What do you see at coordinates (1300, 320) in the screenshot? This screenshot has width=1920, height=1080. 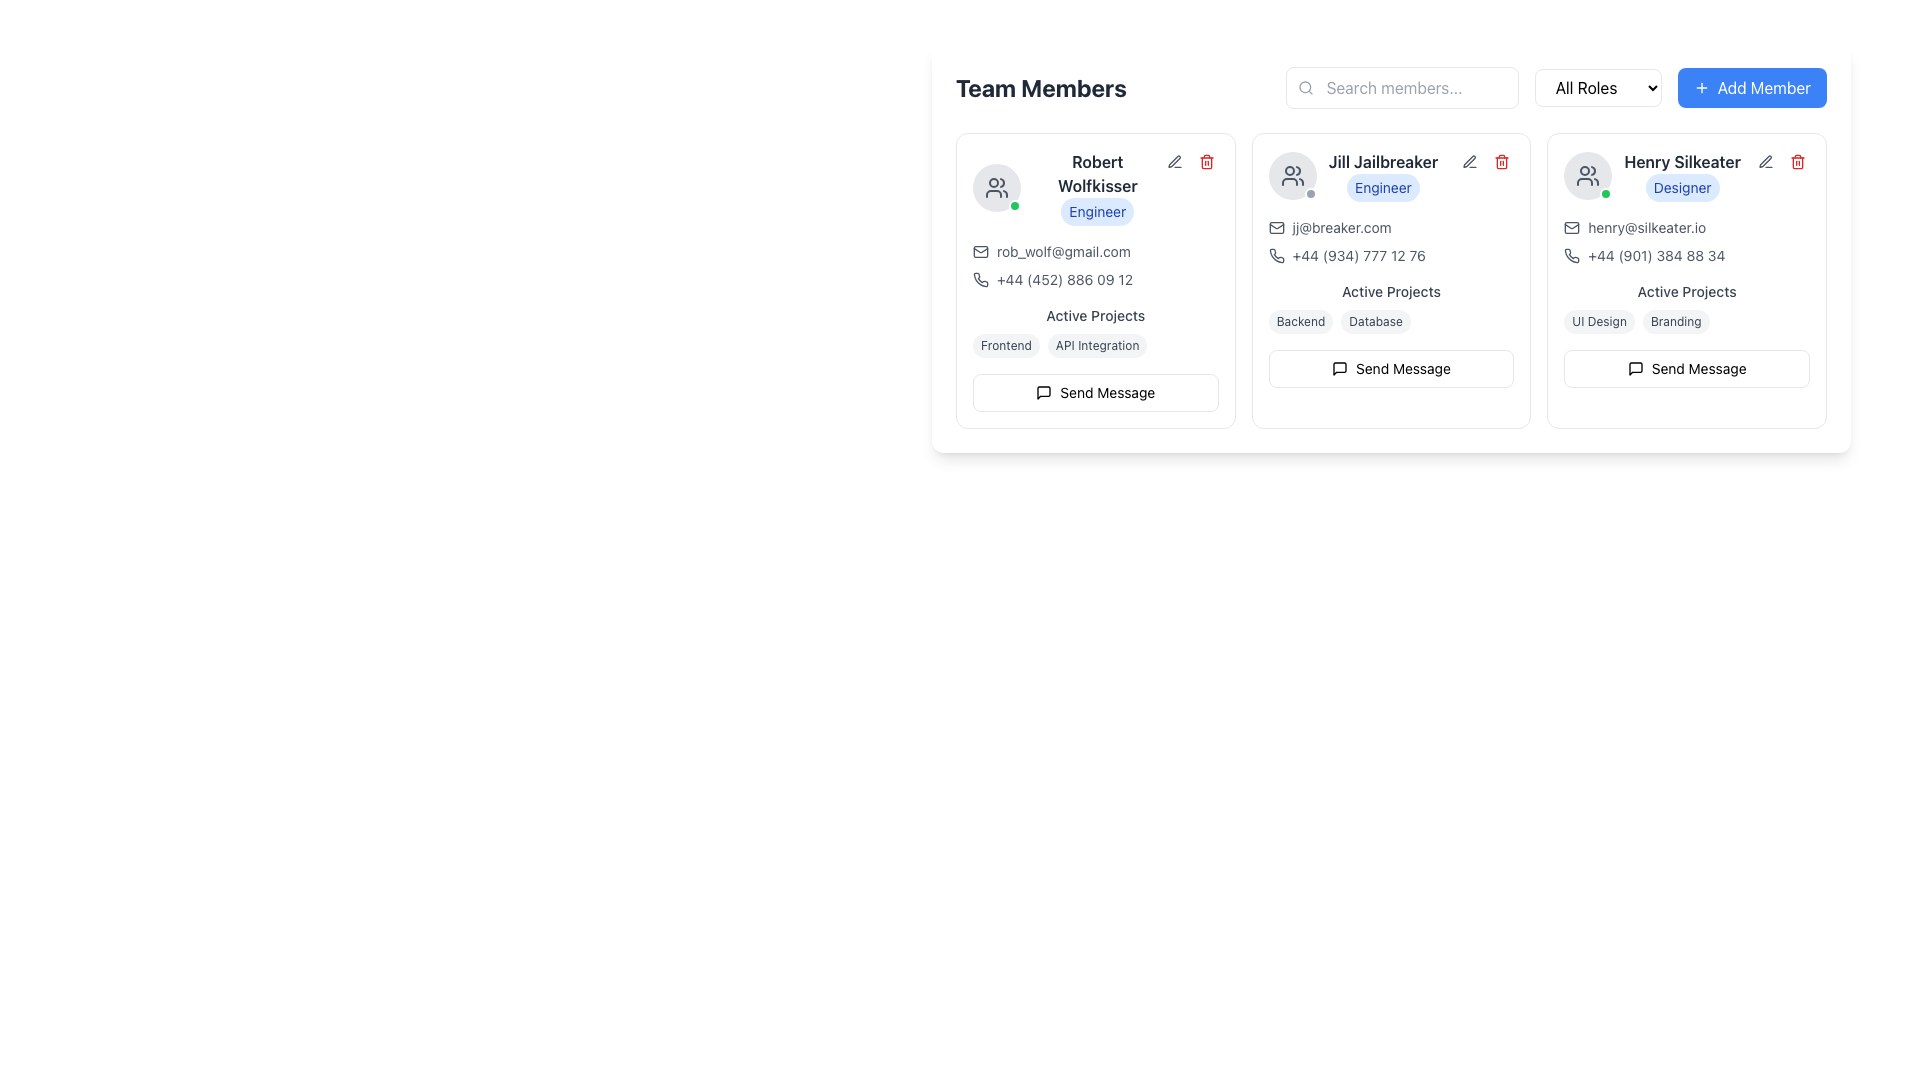 I see `the first badge in the horizontally arranged group of two badges within the 'Active Projects' section of the second card, which indicates involvement in 'Backend' projects` at bounding box center [1300, 320].